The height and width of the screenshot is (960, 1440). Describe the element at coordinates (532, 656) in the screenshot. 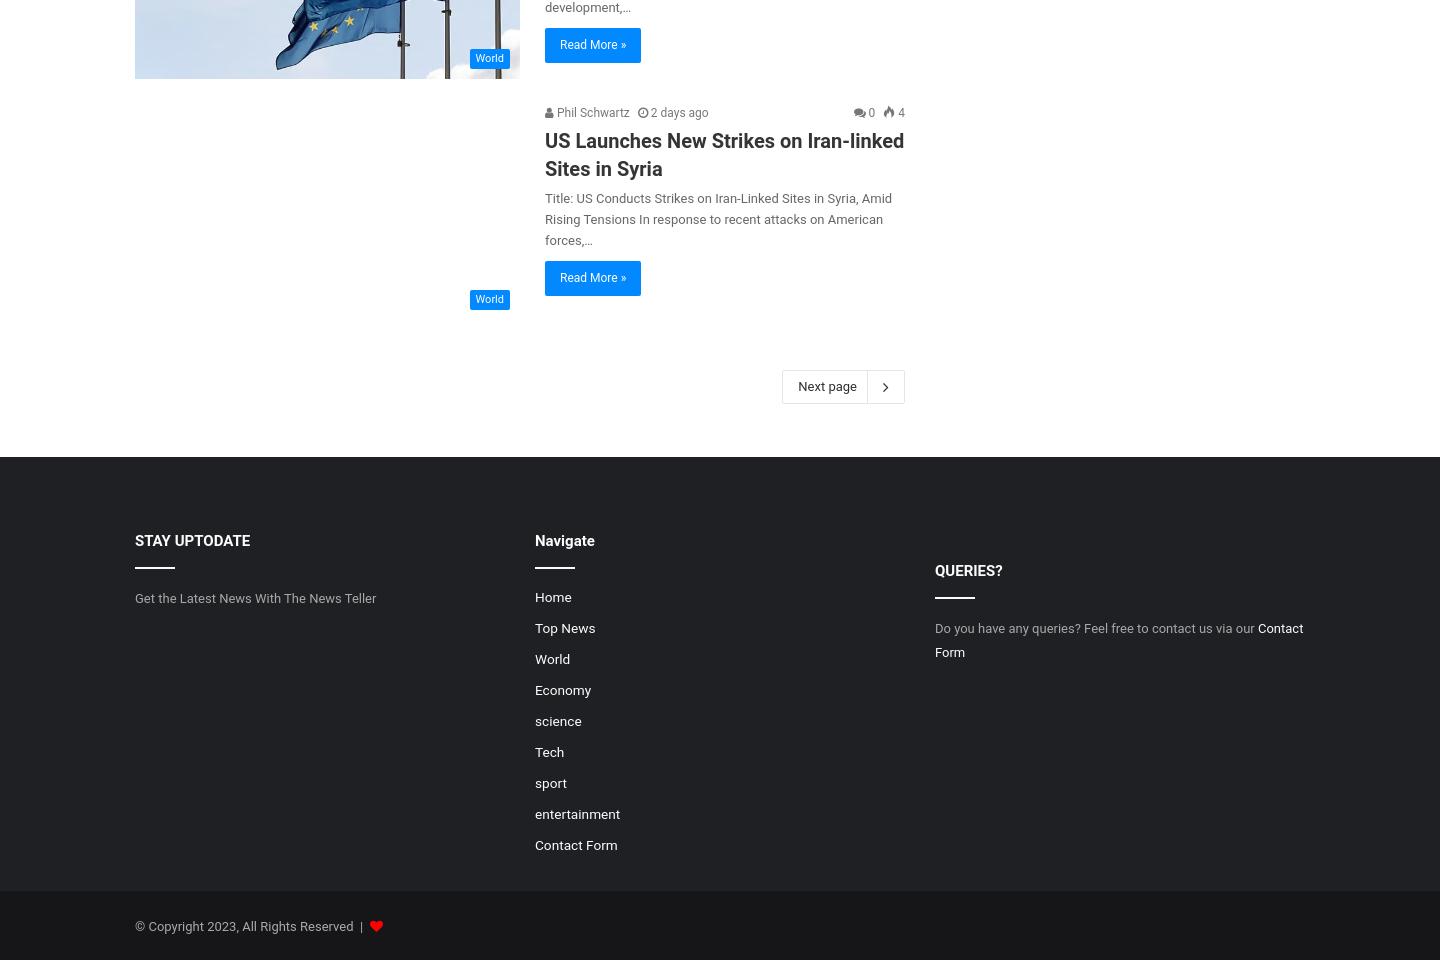

I see `'World'` at that location.